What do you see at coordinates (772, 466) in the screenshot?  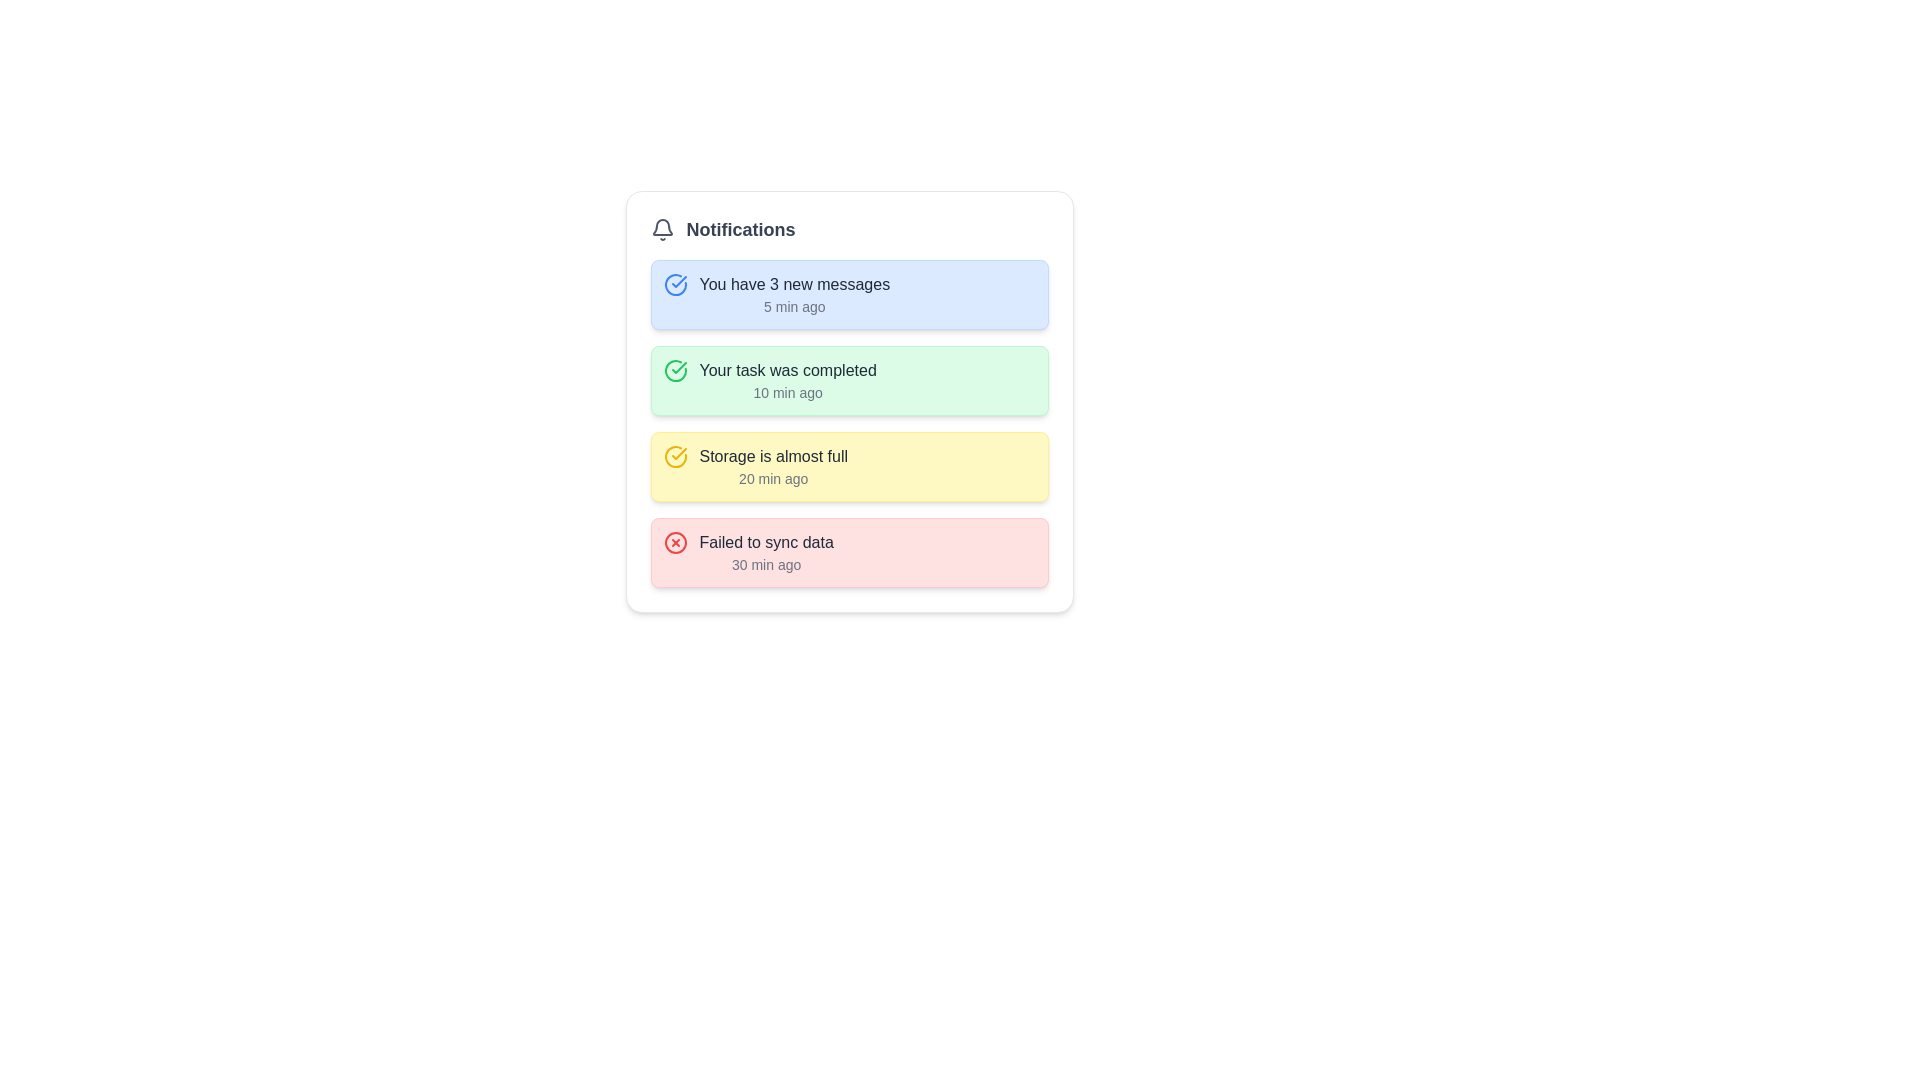 I see `the third notification item` at bounding box center [772, 466].